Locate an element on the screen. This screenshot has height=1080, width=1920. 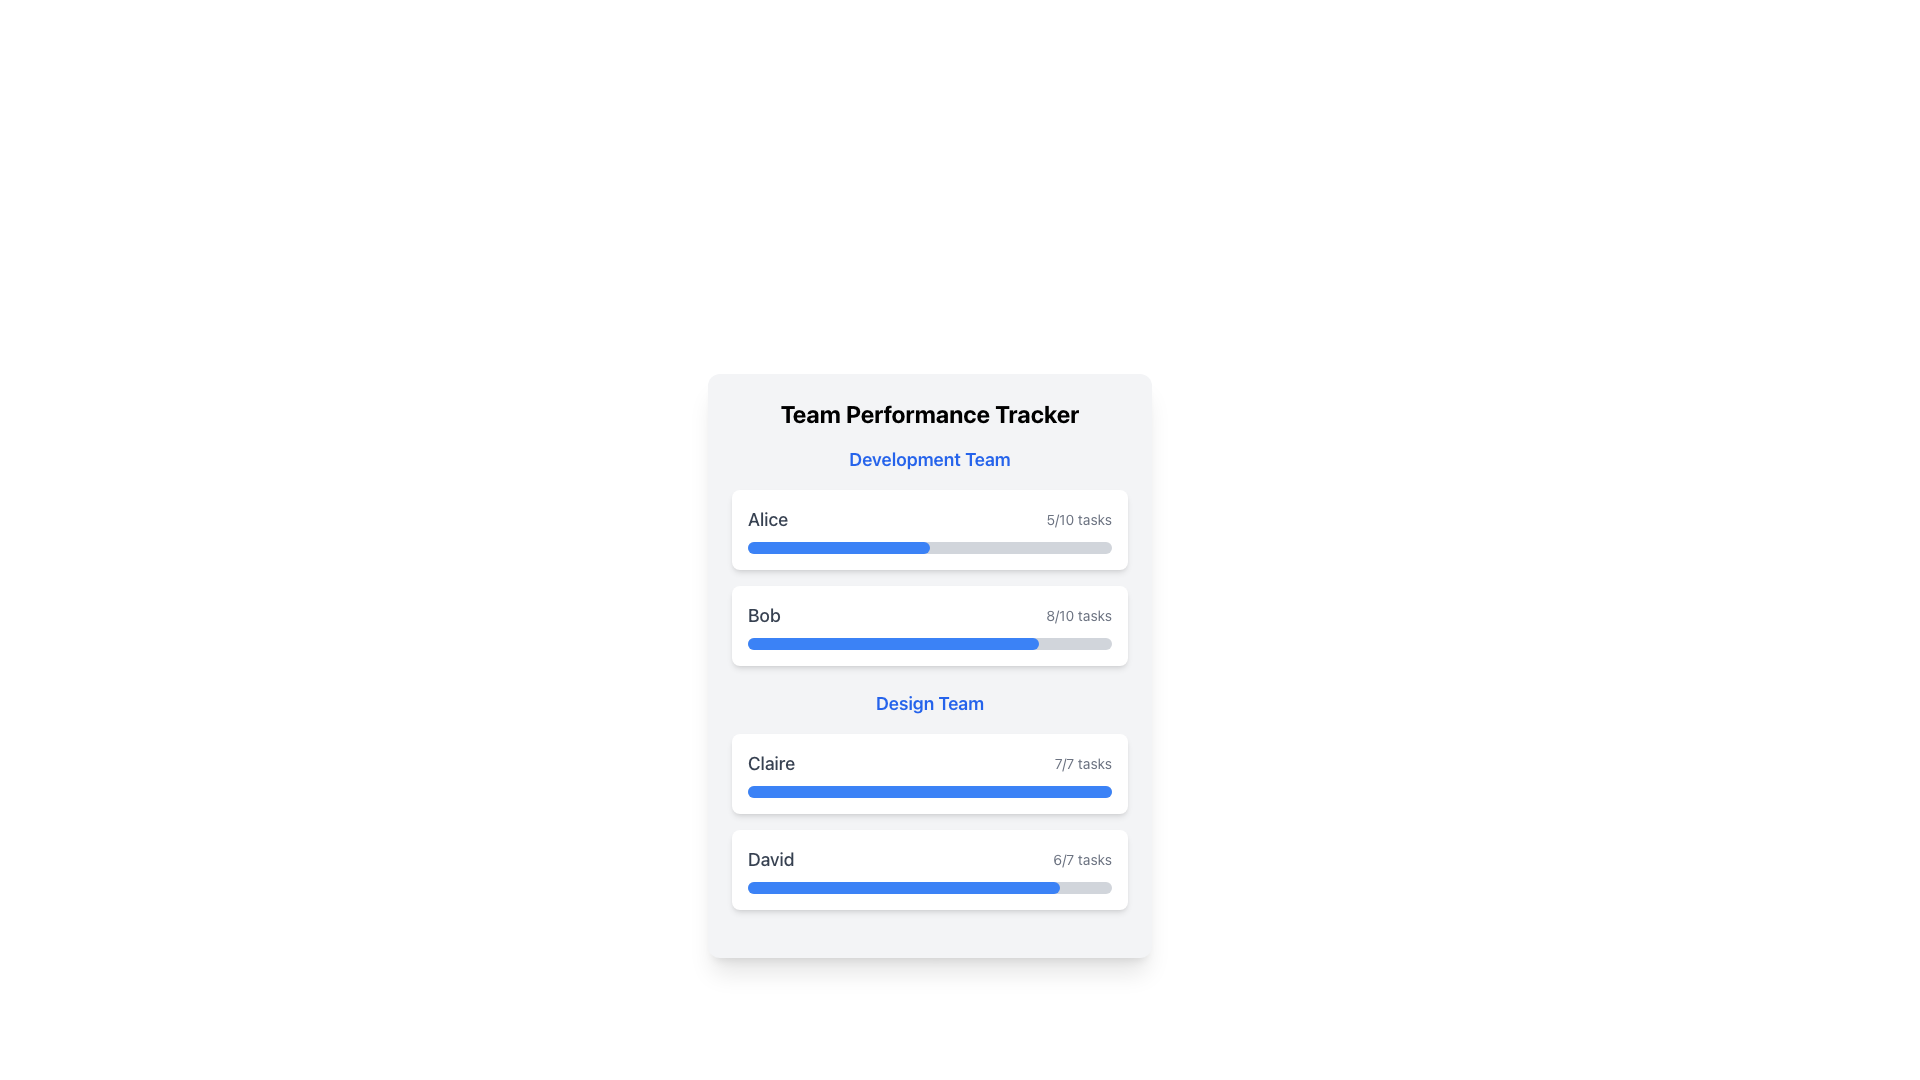
the label displaying the name 'David' in the task progress tracking section under the 'Design Team' is located at coordinates (770, 859).